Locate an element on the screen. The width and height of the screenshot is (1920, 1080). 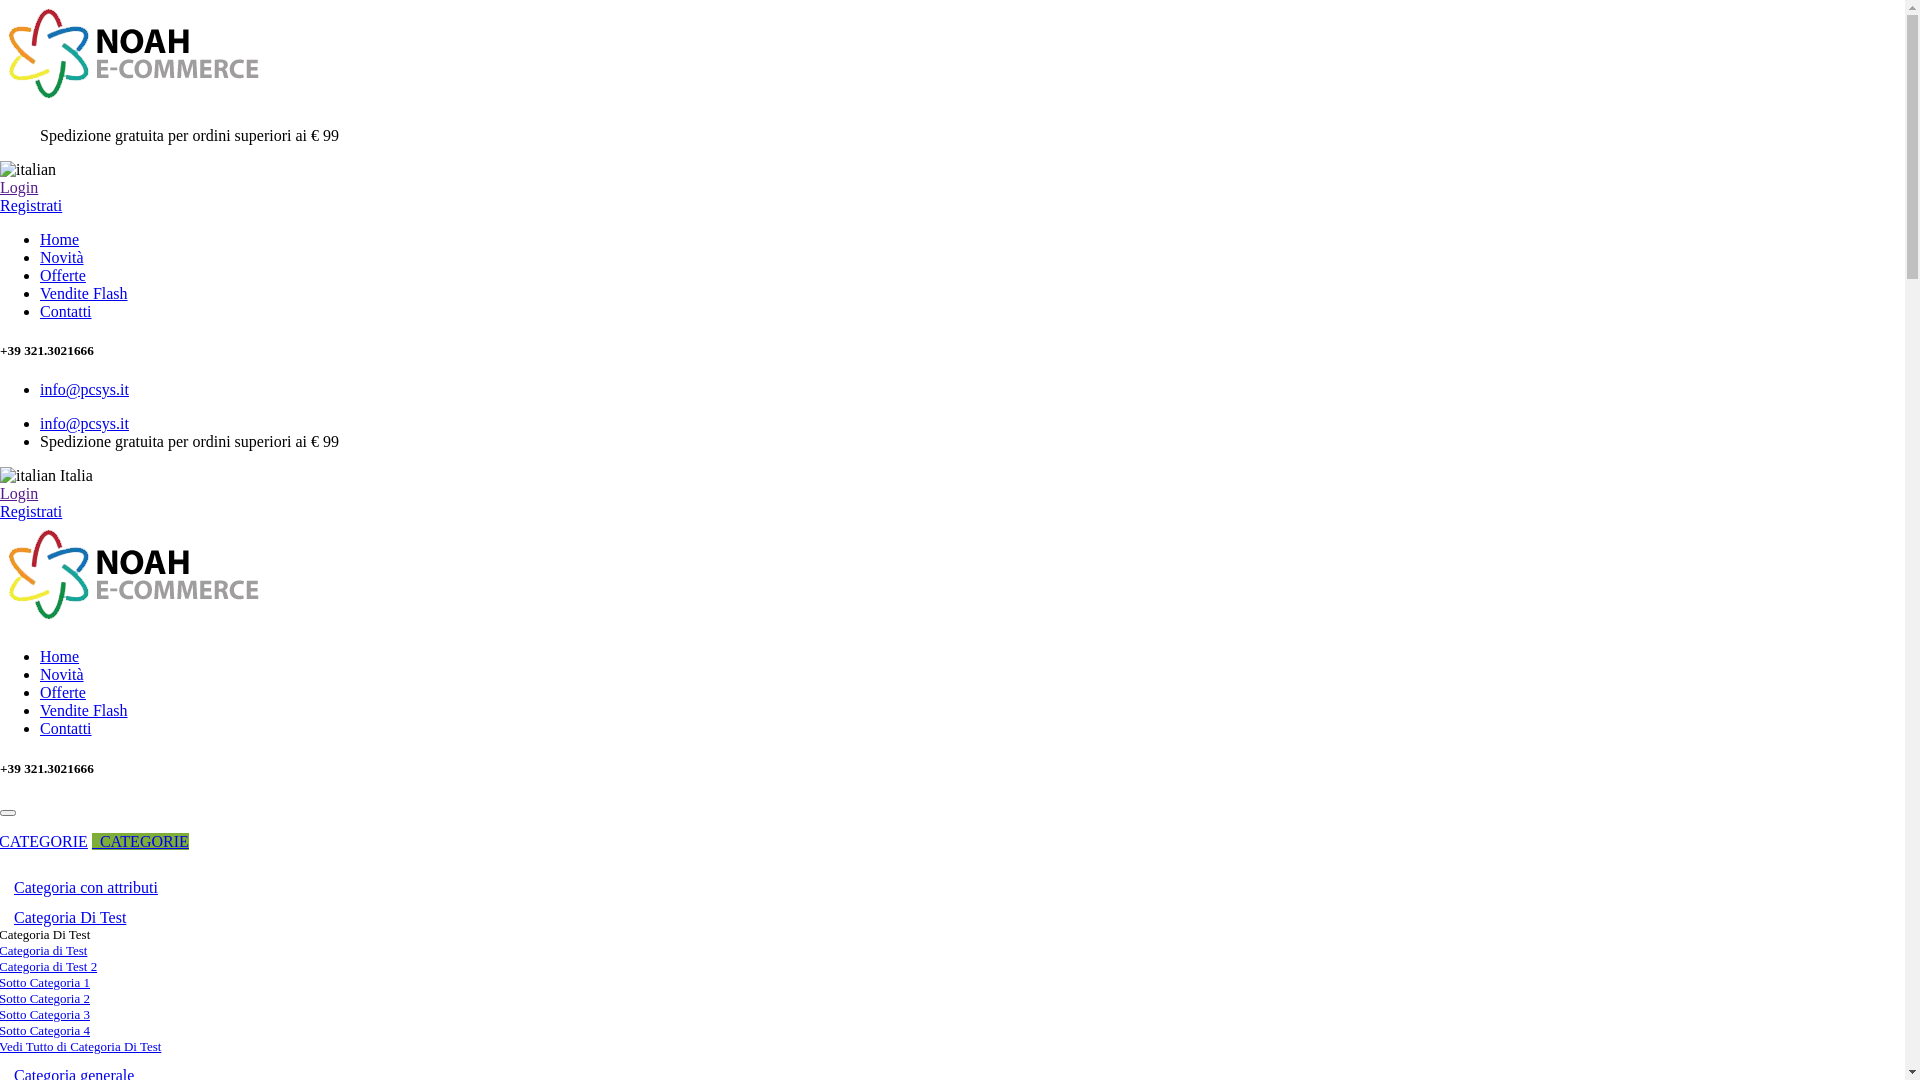
'Home' is located at coordinates (39, 238).